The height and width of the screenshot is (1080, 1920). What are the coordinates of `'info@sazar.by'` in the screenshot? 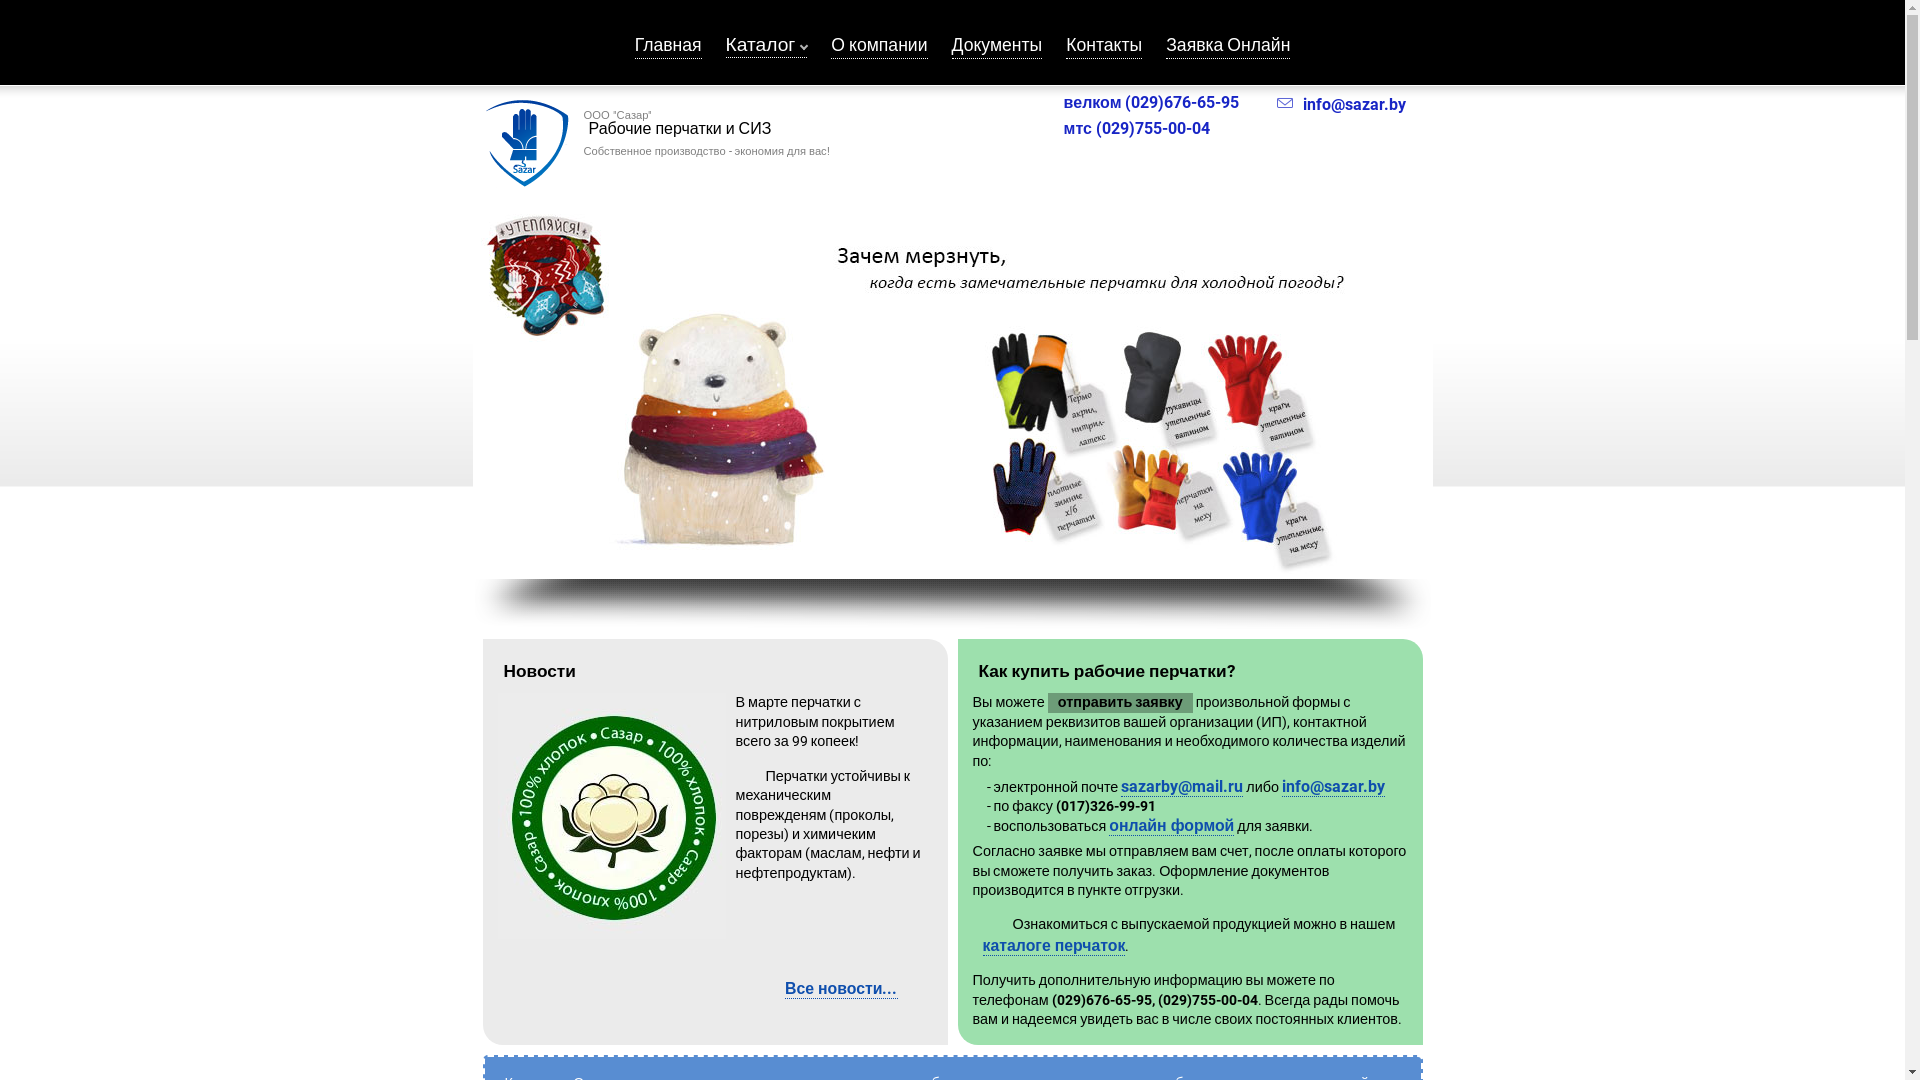 It's located at (1340, 104).